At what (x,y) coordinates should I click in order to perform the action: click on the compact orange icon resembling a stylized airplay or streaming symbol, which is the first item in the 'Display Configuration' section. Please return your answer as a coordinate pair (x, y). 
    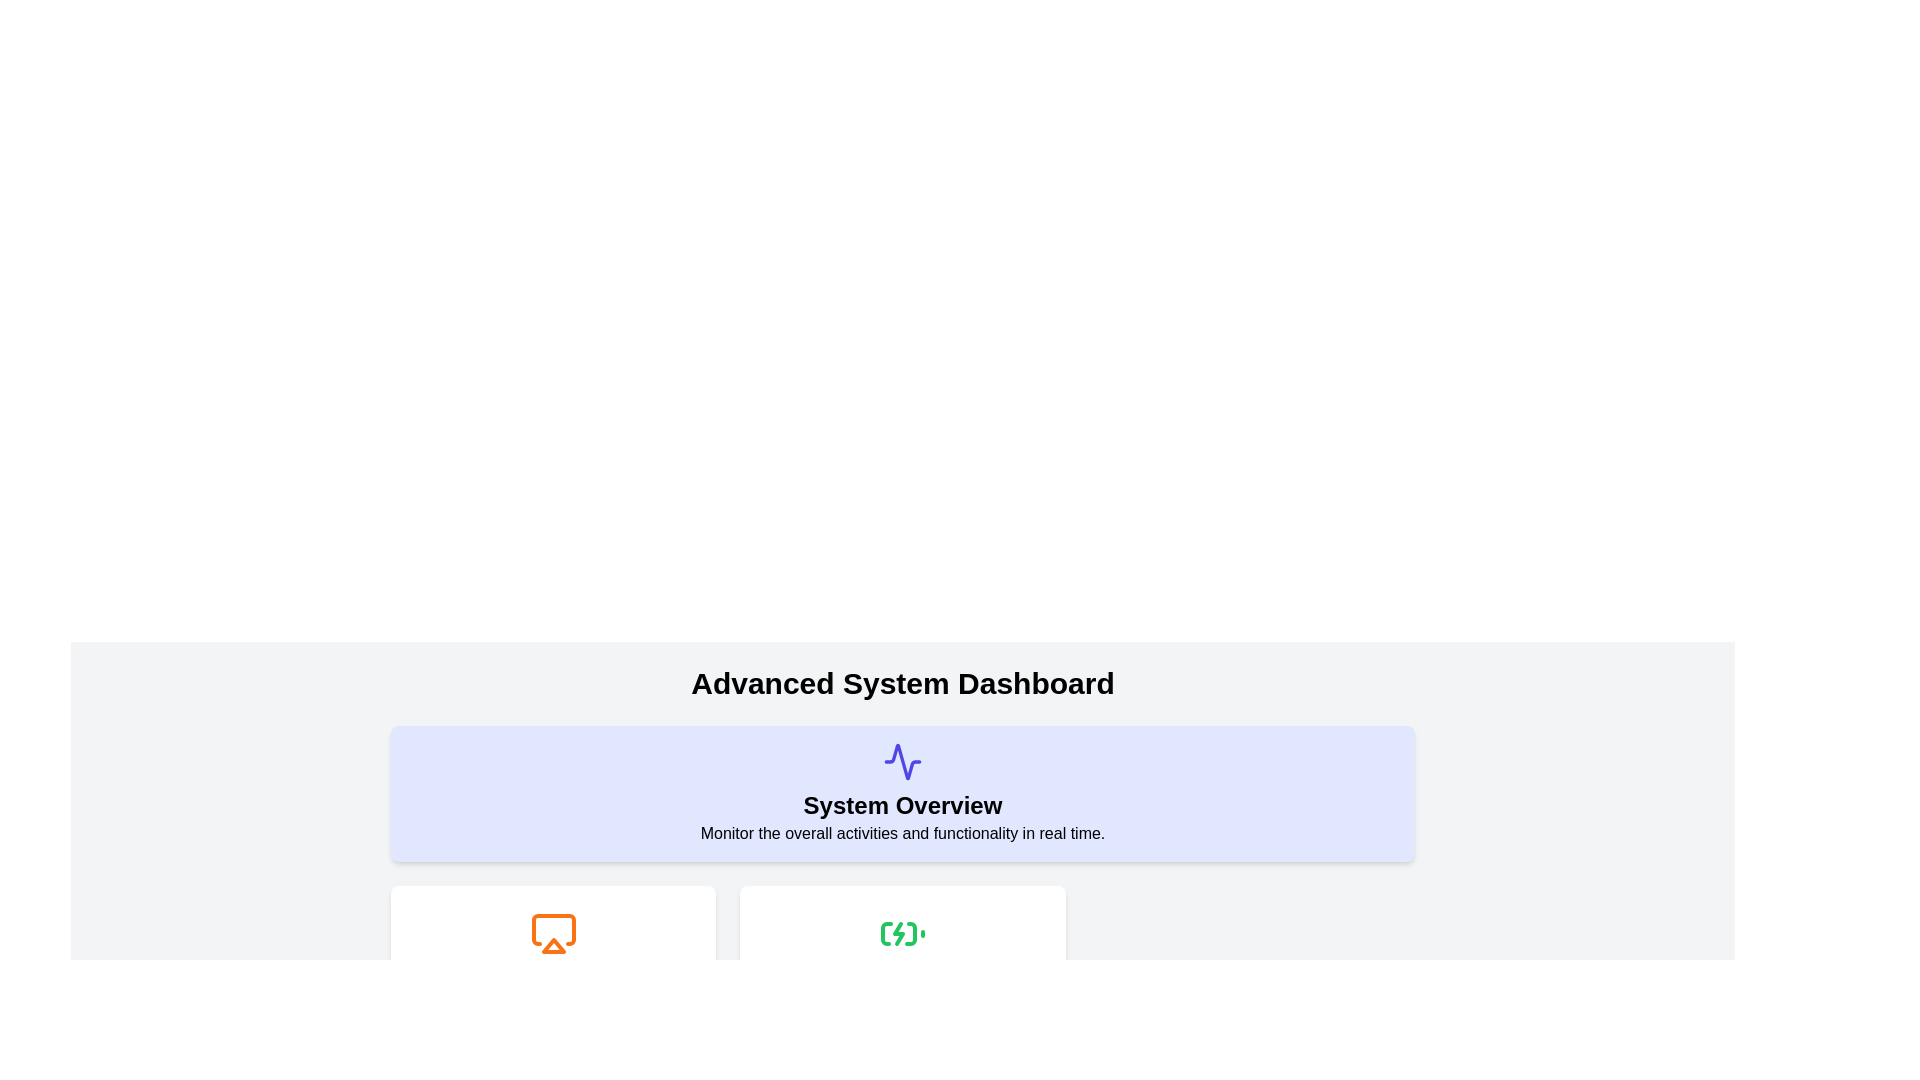
    Looking at the image, I should click on (553, 933).